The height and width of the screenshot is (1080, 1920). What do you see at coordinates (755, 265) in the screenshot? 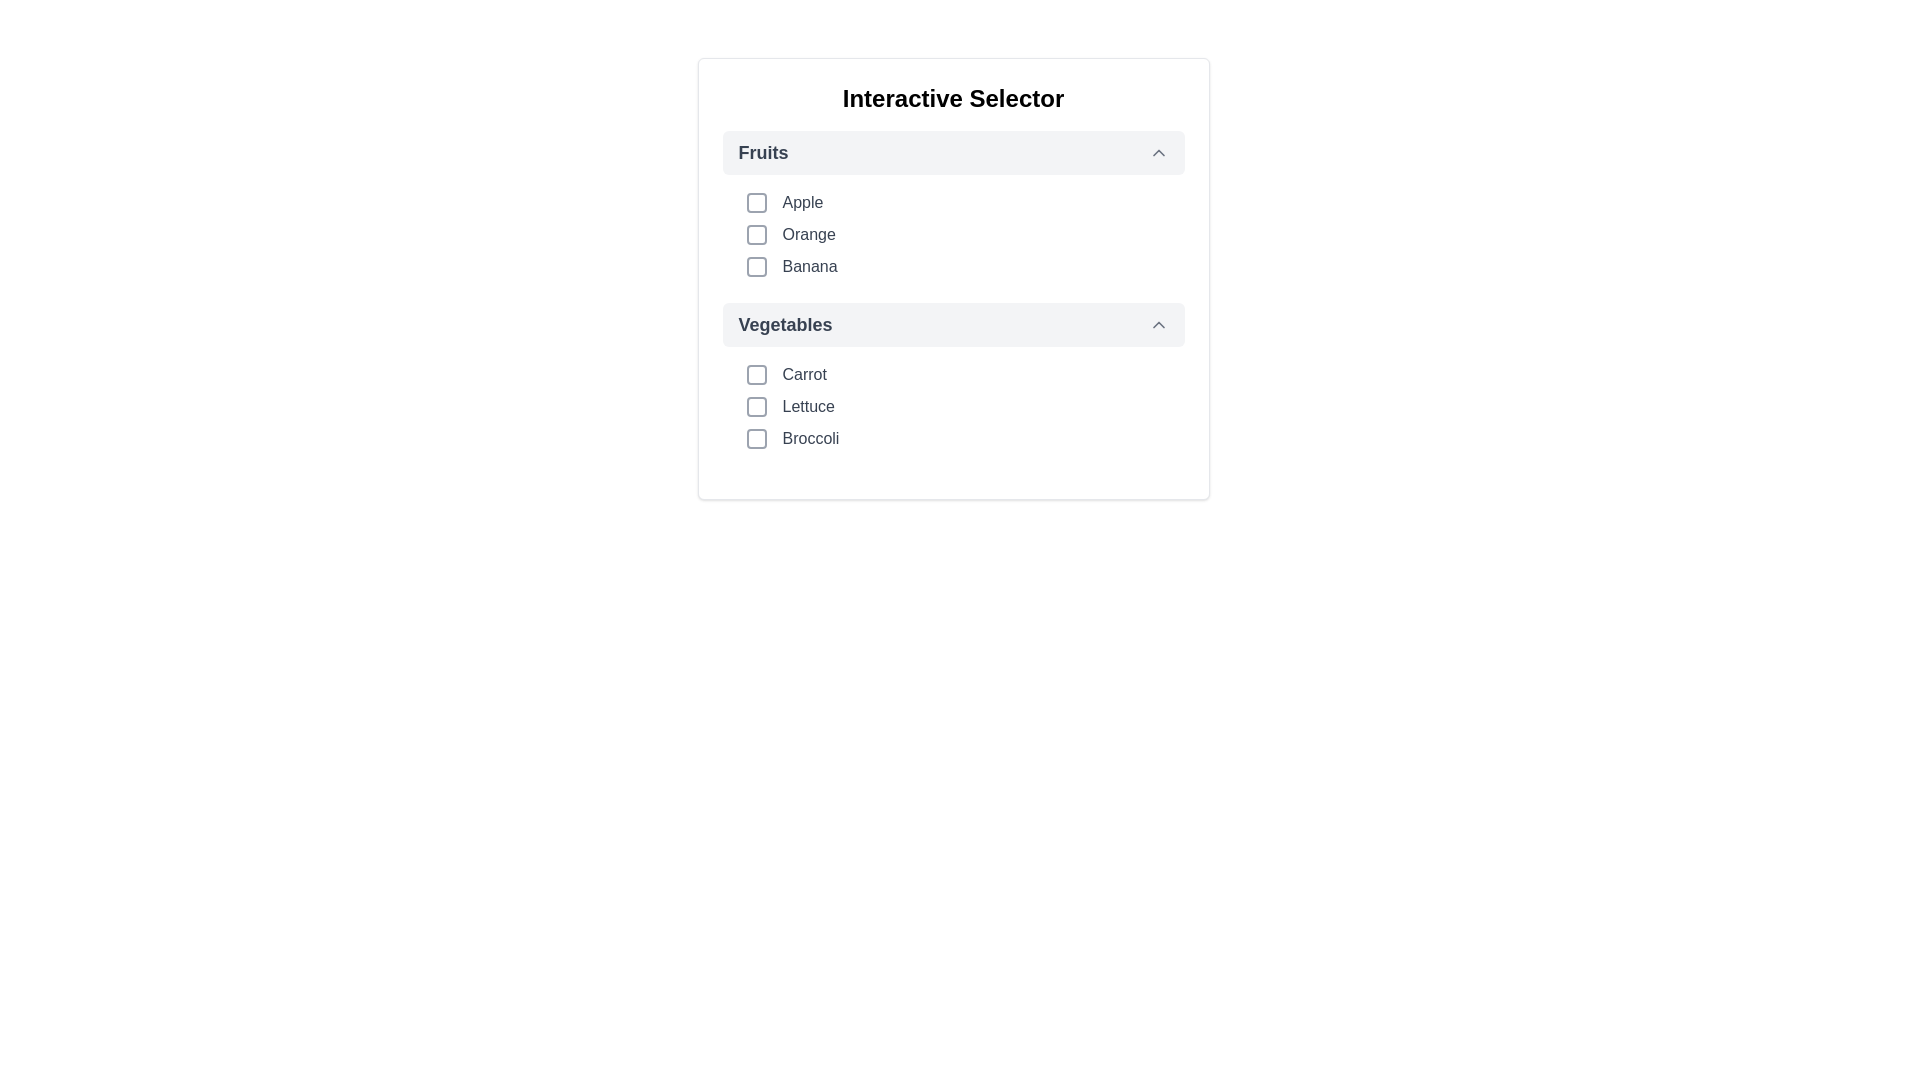
I see `the check icon element, which is visually represented by a thin line checkmark in a rounded square box with a green background, located within the 'Fruits' section next to the label 'Banana'` at bounding box center [755, 265].